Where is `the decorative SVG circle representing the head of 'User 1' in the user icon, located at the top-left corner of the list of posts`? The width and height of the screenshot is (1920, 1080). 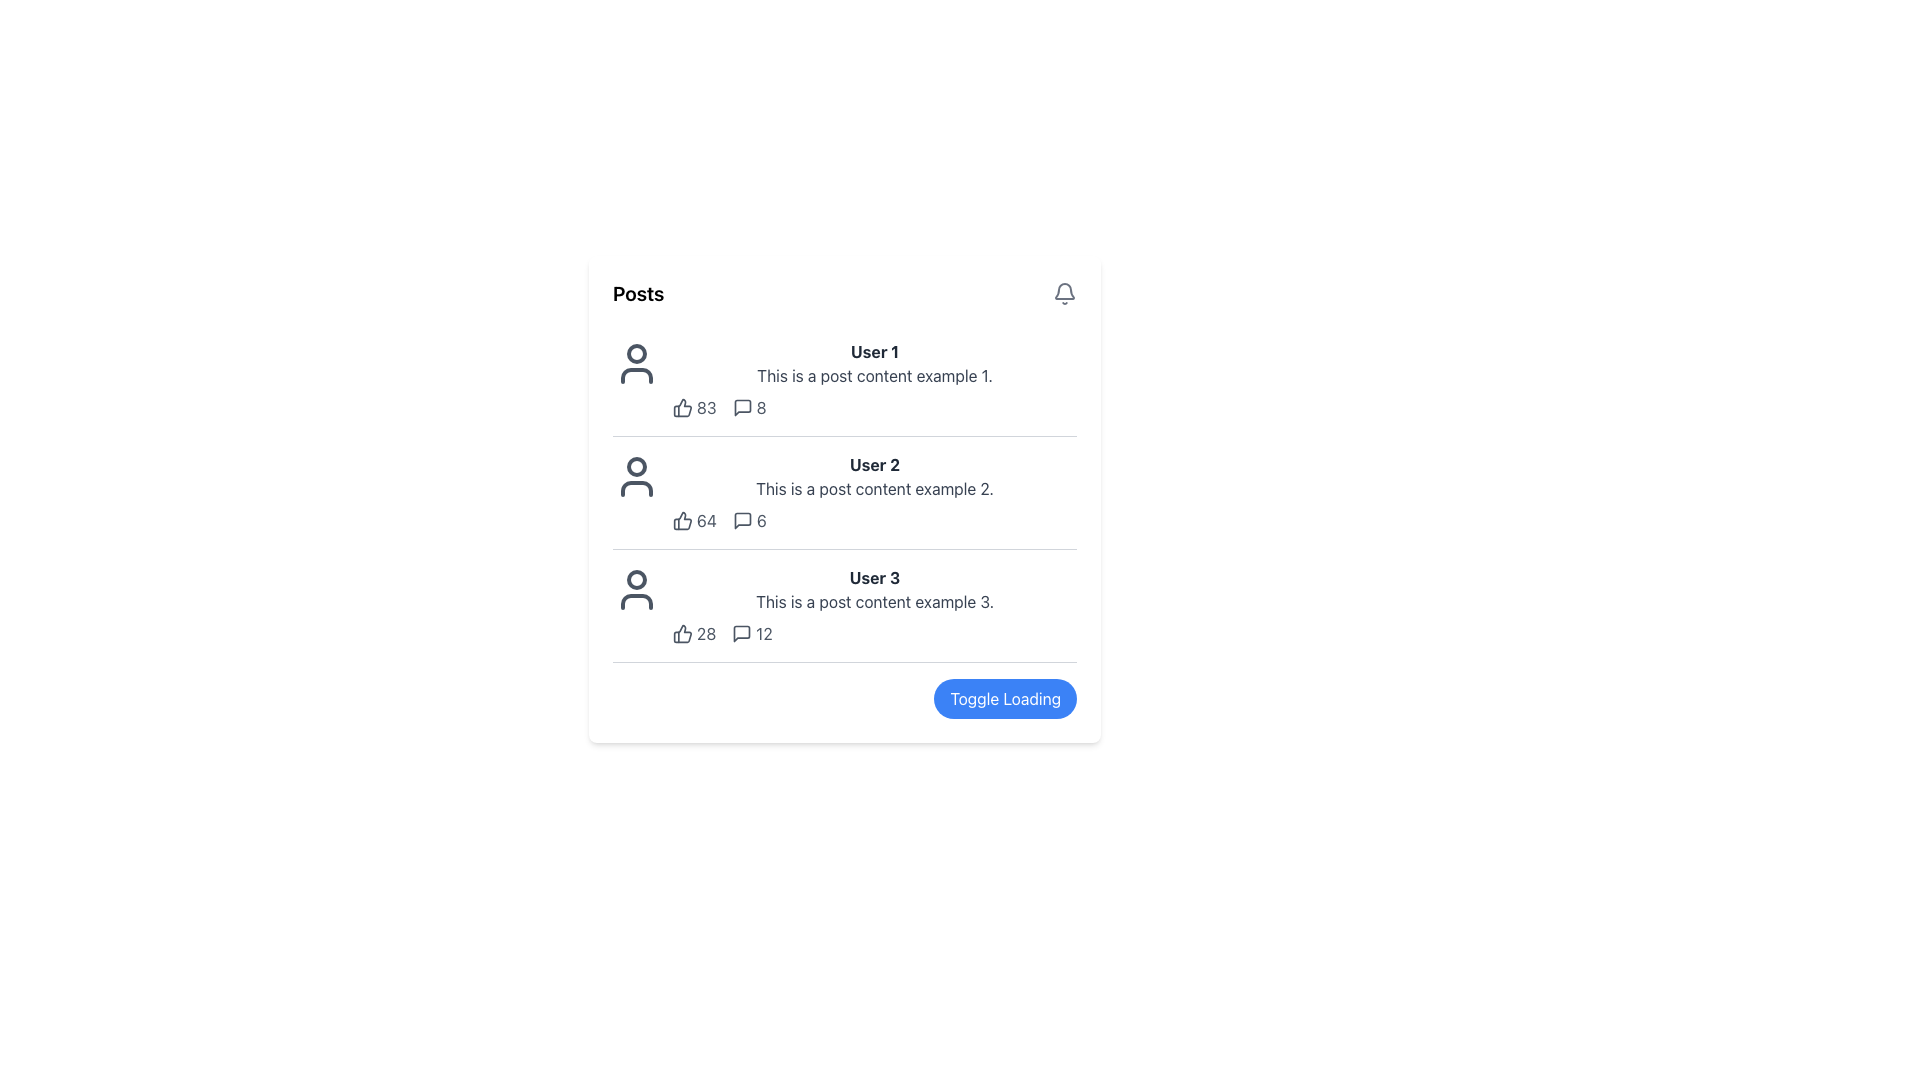
the decorative SVG circle representing the head of 'User 1' in the user icon, located at the top-left corner of the list of posts is located at coordinates (636, 353).